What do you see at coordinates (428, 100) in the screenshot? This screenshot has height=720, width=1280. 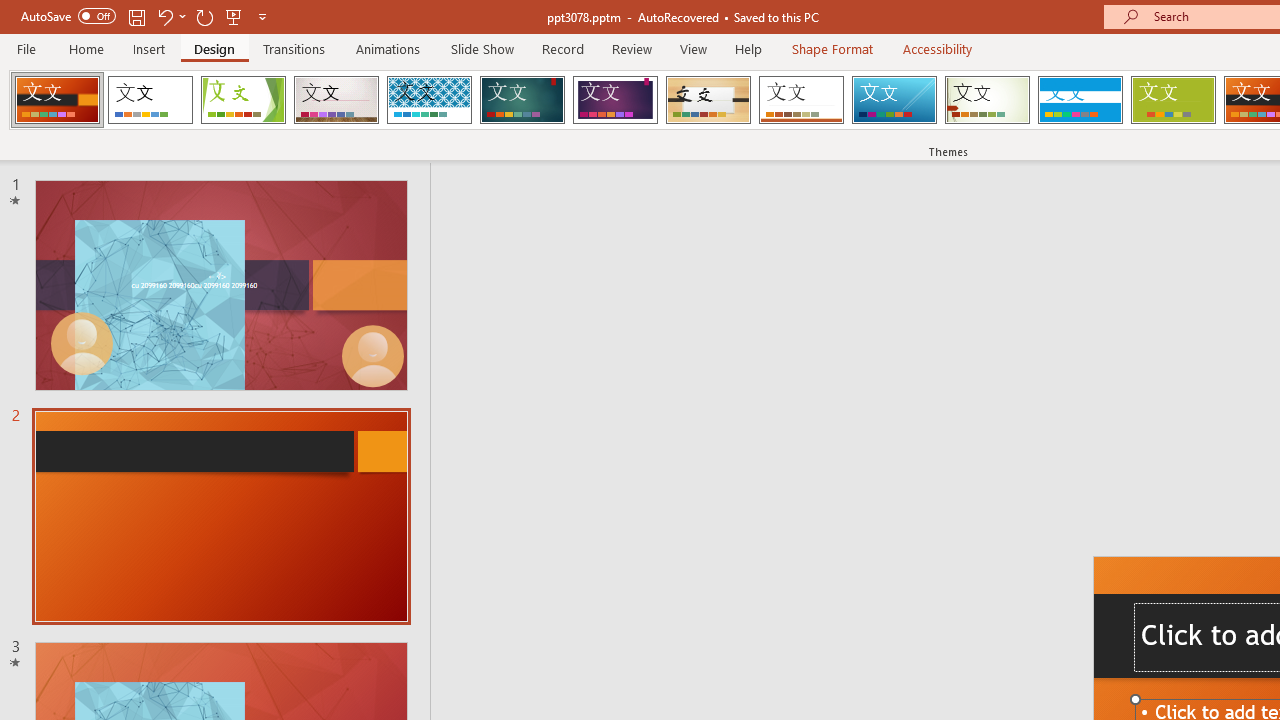 I see `'Integral'` at bounding box center [428, 100].